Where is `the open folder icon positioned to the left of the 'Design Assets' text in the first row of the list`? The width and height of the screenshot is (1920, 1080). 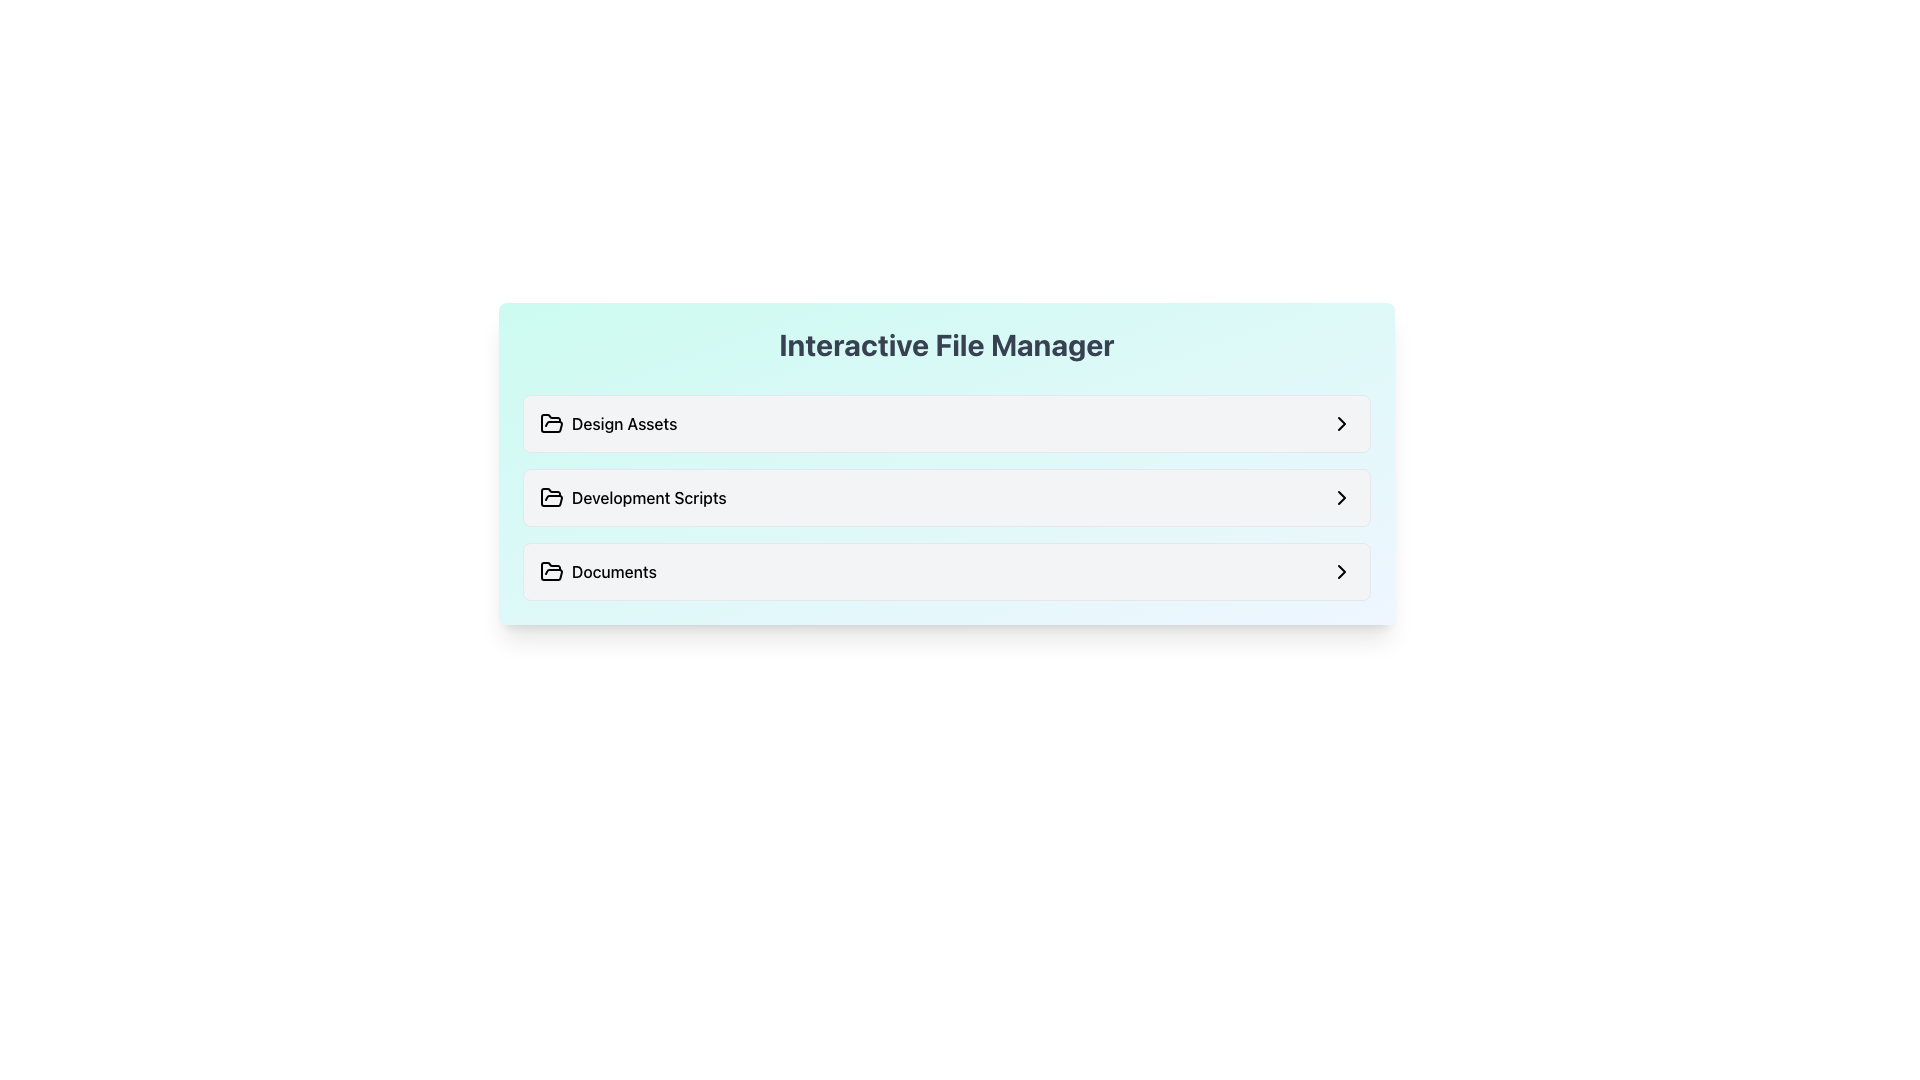
the open folder icon positioned to the left of the 'Design Assets' text in the first row of the list is located at coordinates (552, 423).